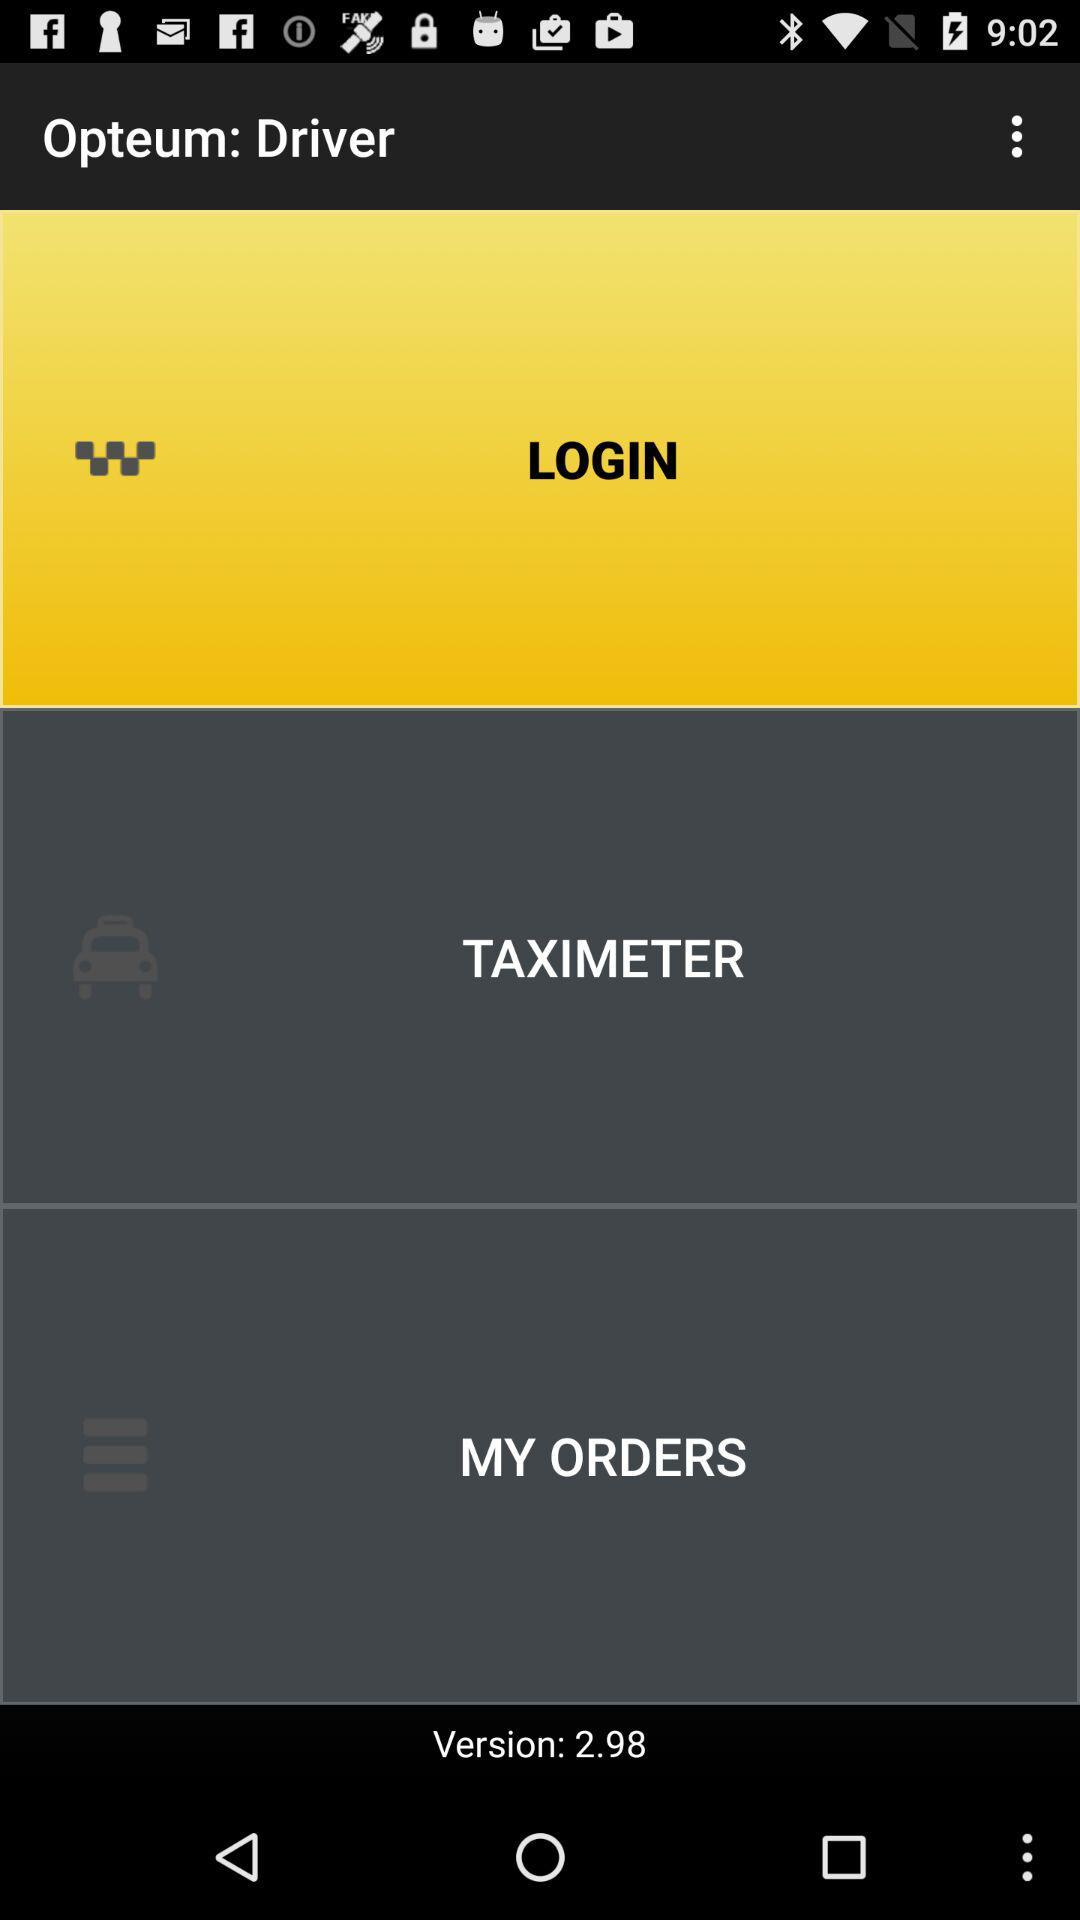 The width and height of the screenshot is (1080, 1920). Describe the element at coordinates (540, 1455) in the screenshot. I see `item above the version: 2.98` at that location.